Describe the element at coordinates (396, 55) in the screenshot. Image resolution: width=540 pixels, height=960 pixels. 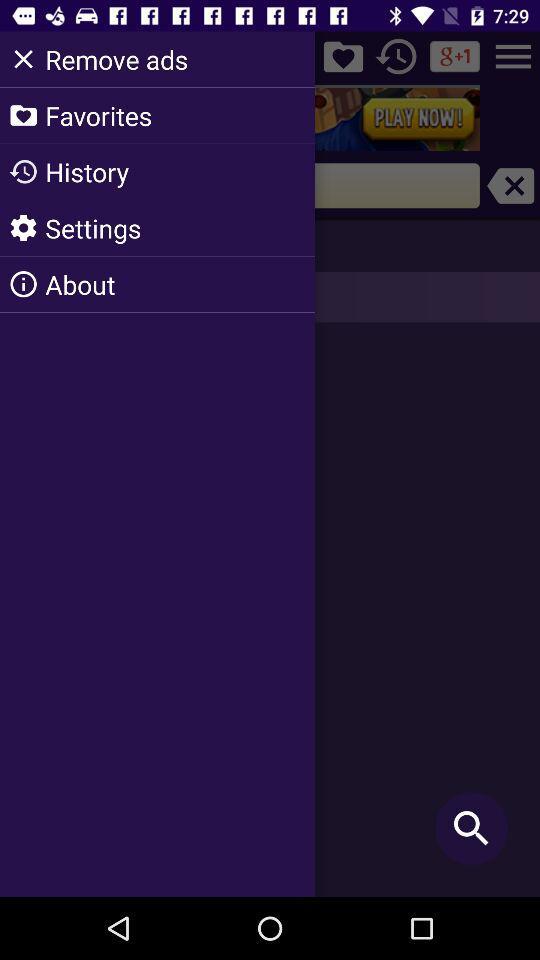
I see `the history icon` at that location.